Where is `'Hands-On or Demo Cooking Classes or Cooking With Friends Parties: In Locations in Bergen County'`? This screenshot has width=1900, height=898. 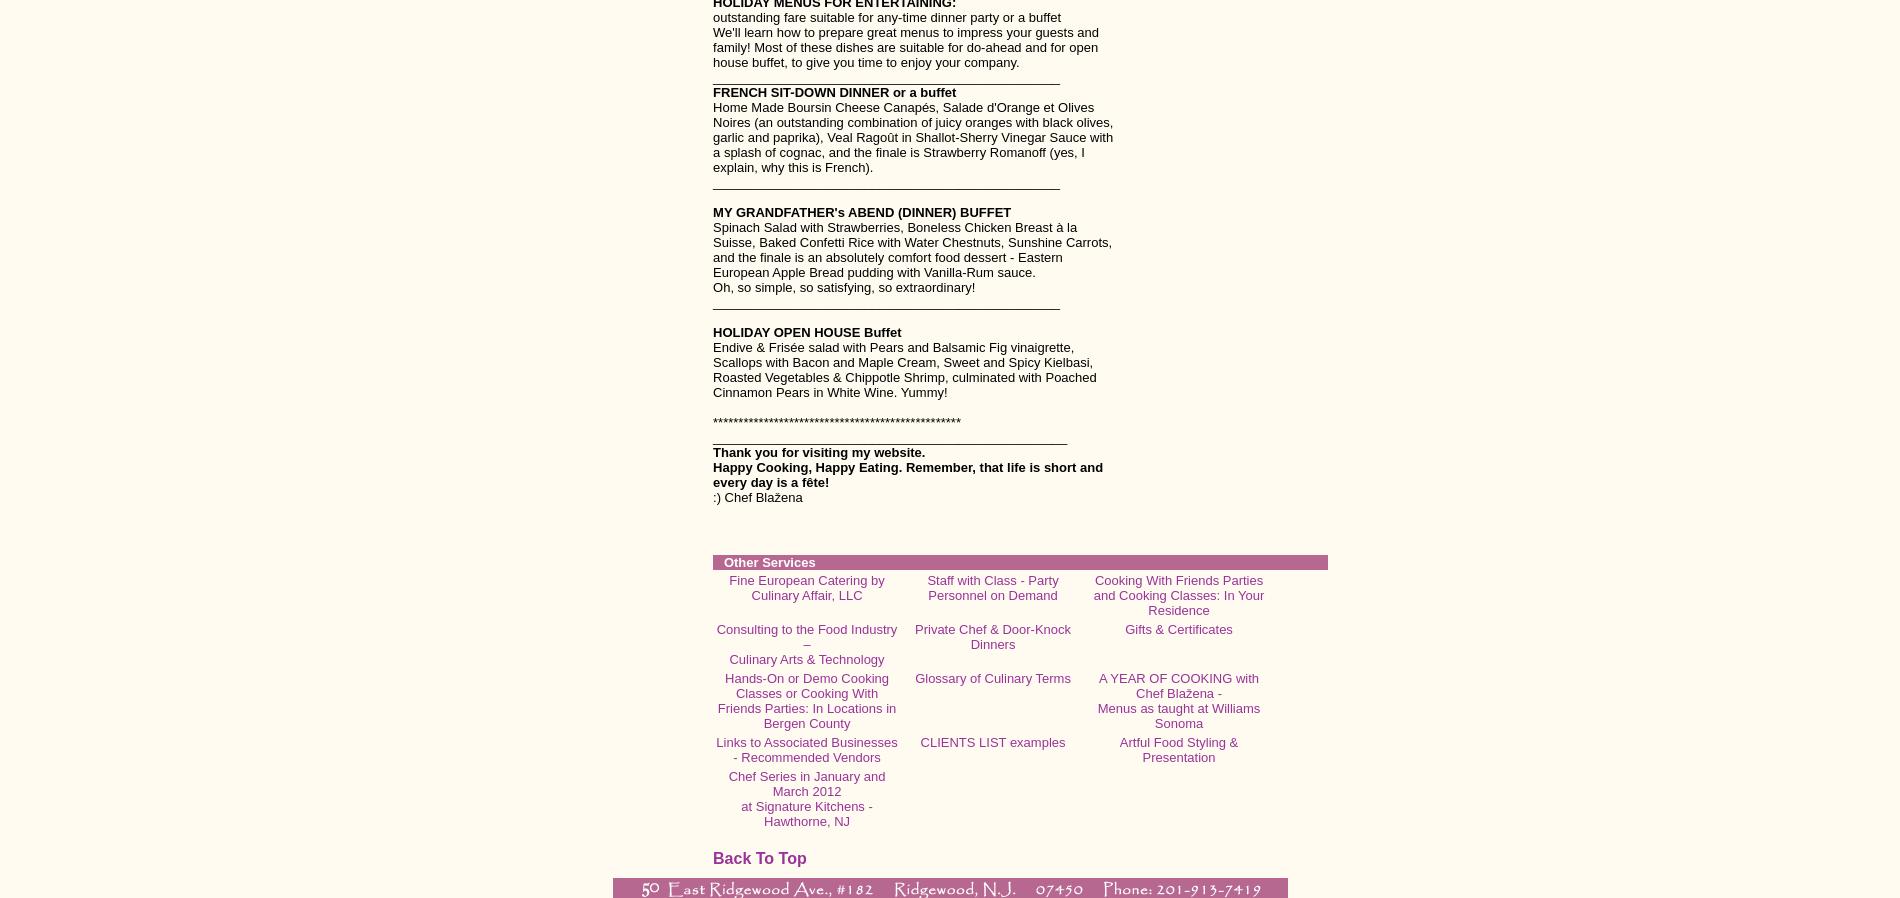
'Hands-On or Demo Cooking Classes or Cooking With Friends Parties: In Locations in Bergen County' is located at coordinates (805, 700).